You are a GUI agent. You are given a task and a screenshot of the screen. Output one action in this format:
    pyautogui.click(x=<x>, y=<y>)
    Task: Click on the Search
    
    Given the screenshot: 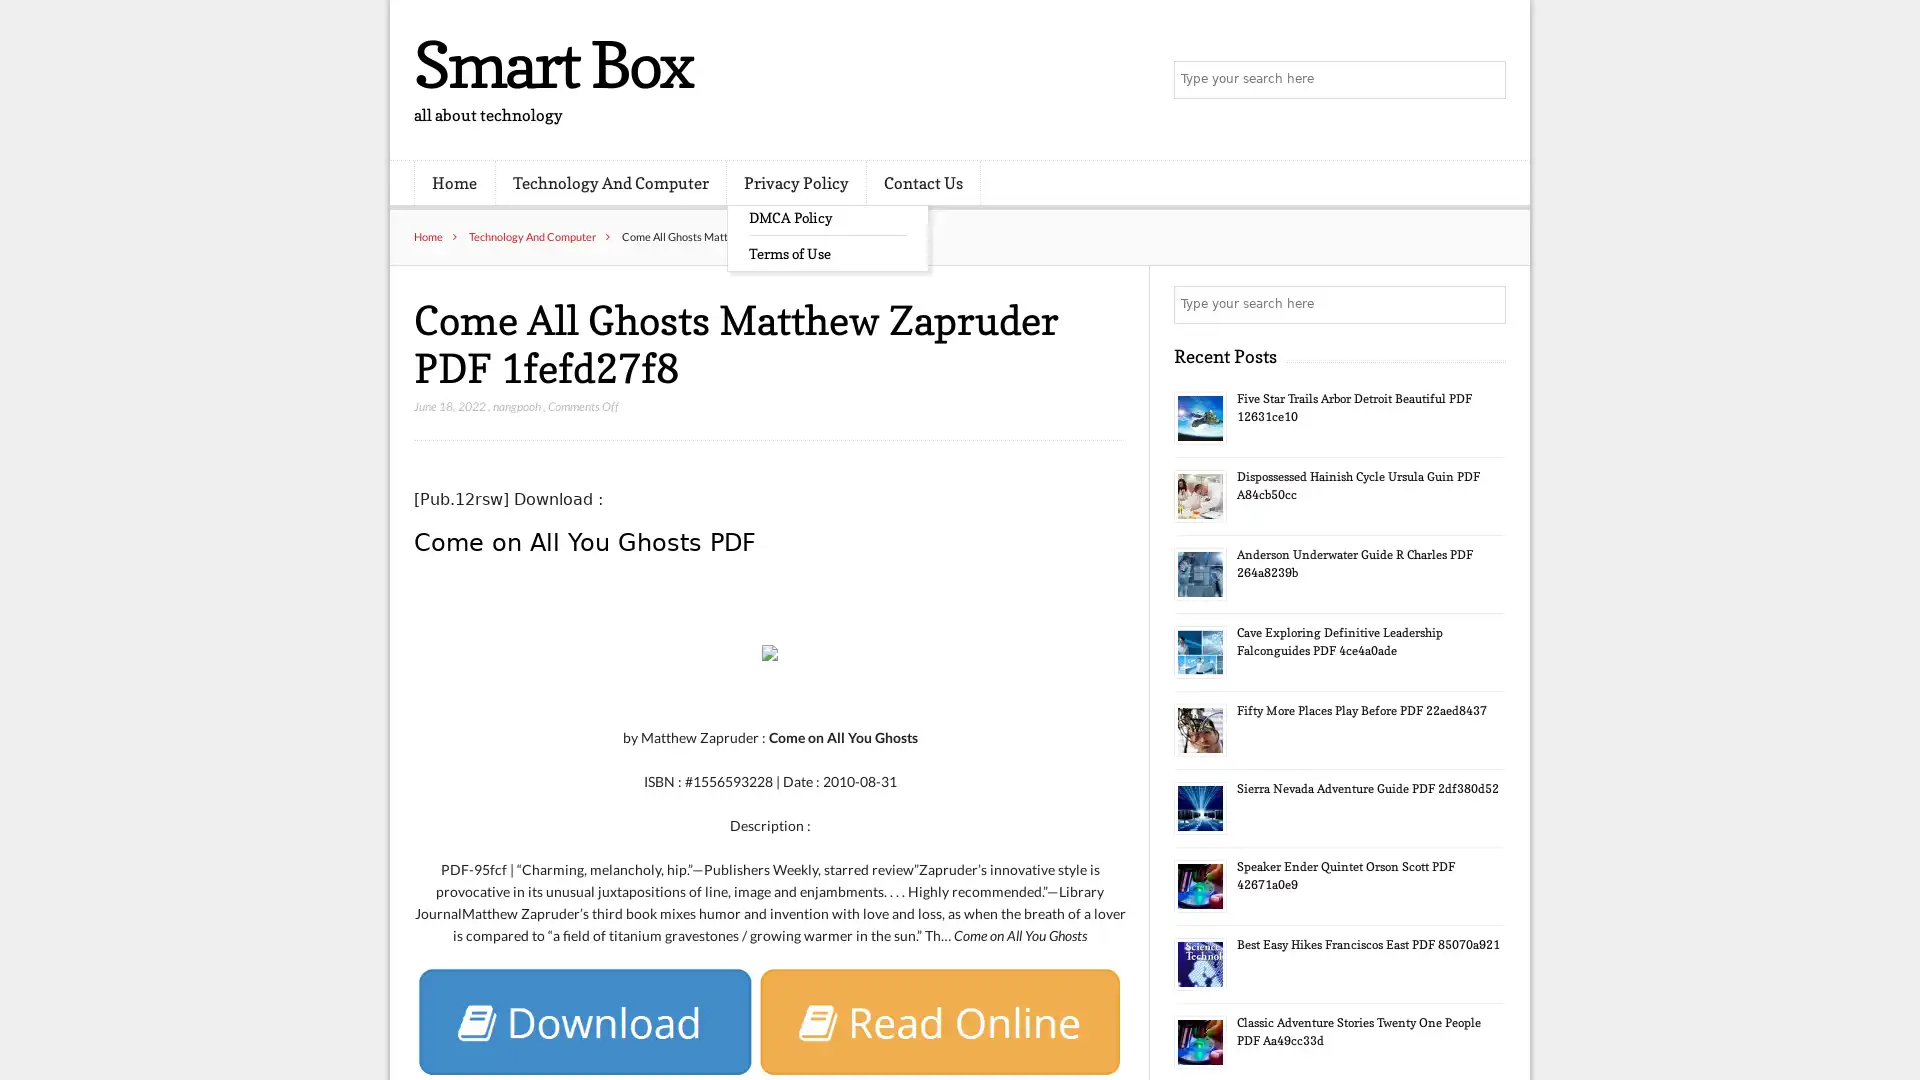 What is the action you would take?
    pyautogui.click(x=1485, y=304)
    